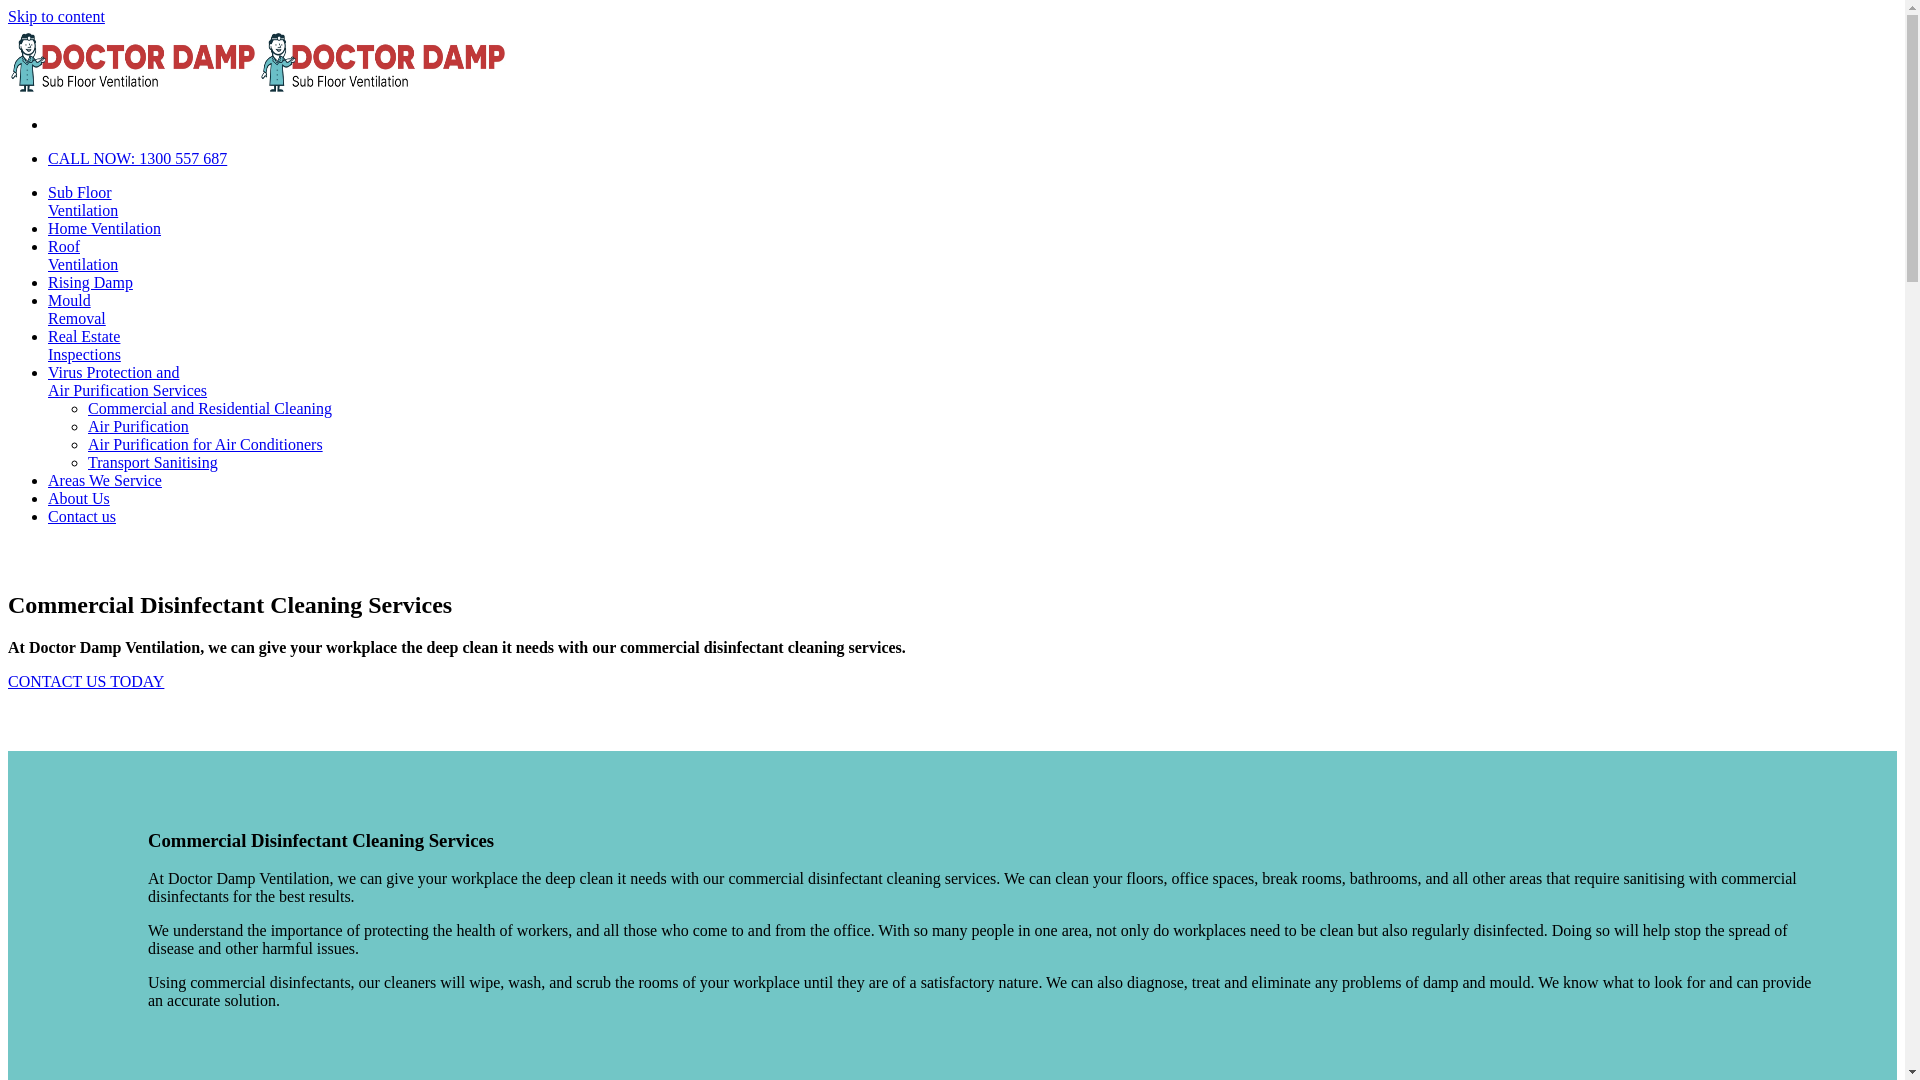 The height and width of the screenshot is (1080, 1920). What do you see at coordinates (85, 680) in the screenshot?
I see `'CONTACT US TODAY'` at bounding box center [85, 680].